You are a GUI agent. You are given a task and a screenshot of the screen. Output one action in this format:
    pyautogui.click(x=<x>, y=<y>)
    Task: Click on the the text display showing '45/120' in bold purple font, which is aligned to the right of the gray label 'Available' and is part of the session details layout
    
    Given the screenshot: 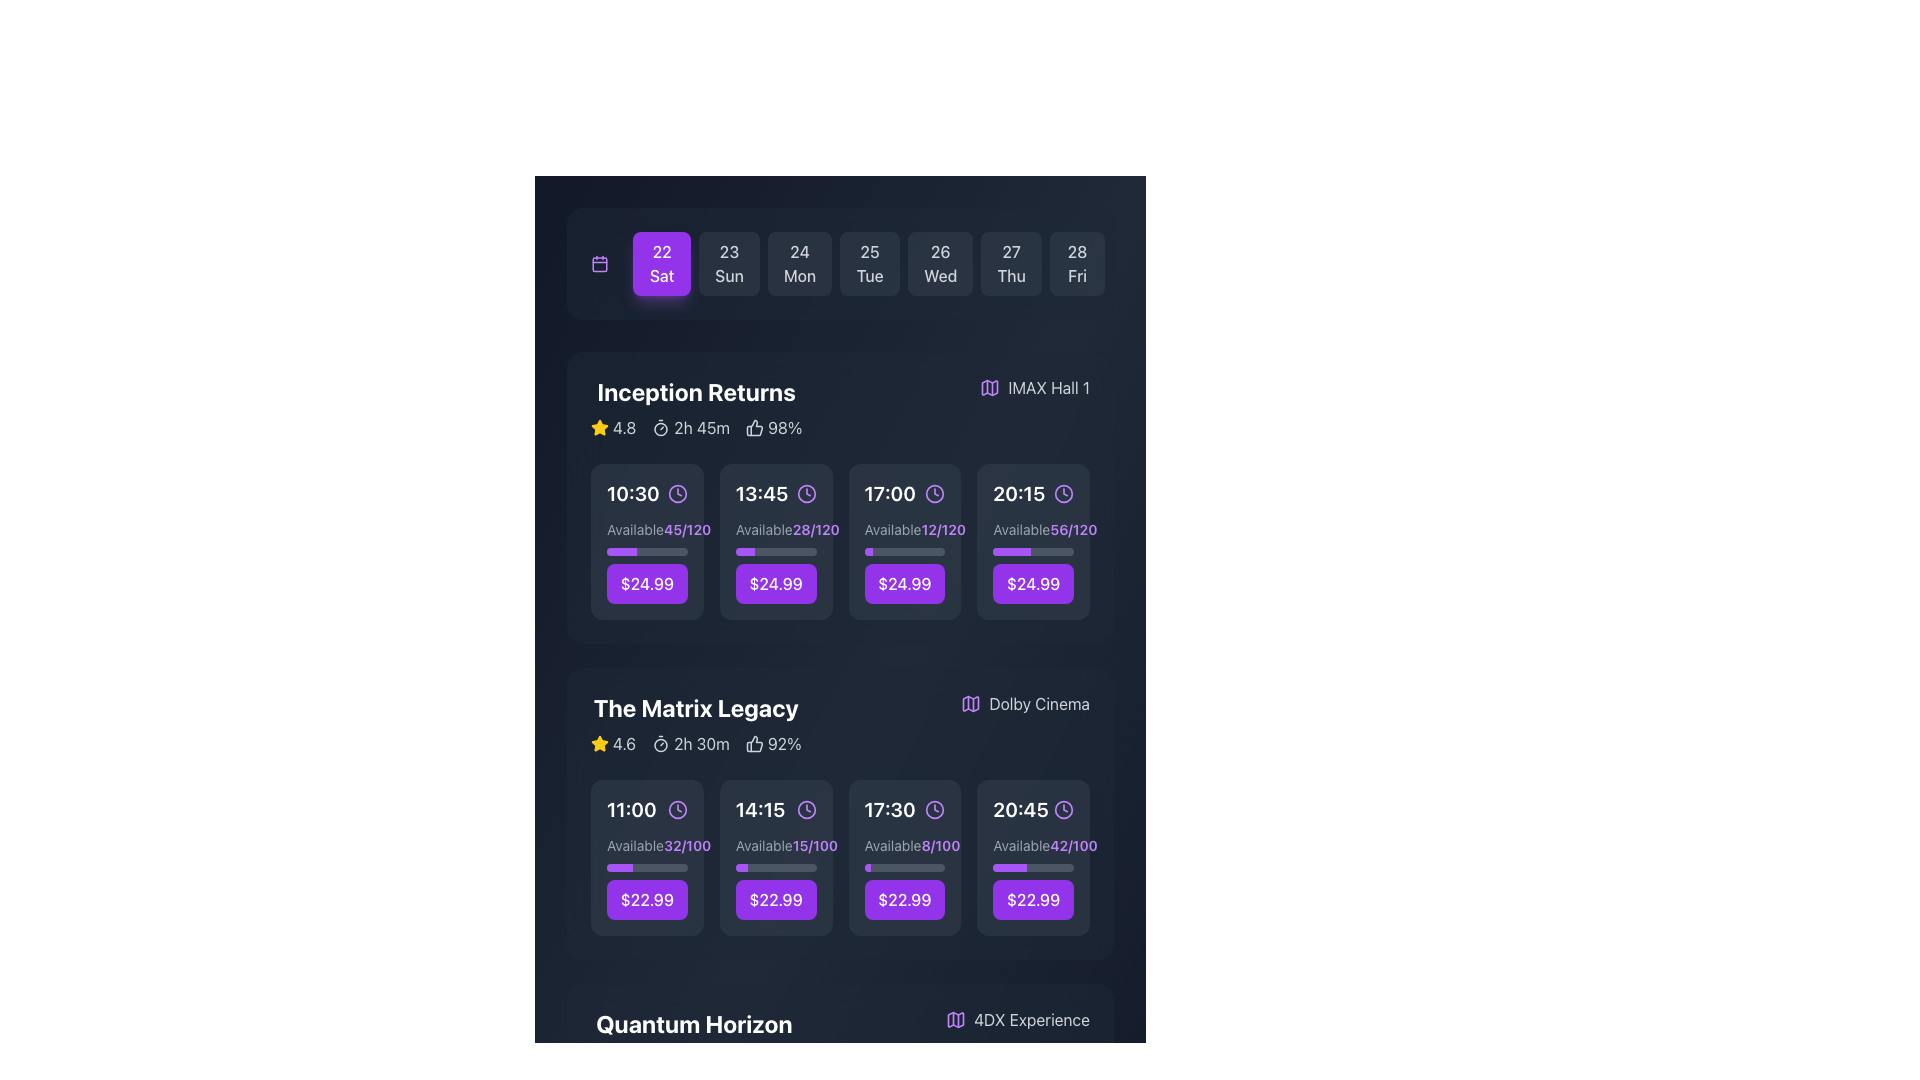 What is the action you would take?
    pyautogui.click(x=687, y=528)
    